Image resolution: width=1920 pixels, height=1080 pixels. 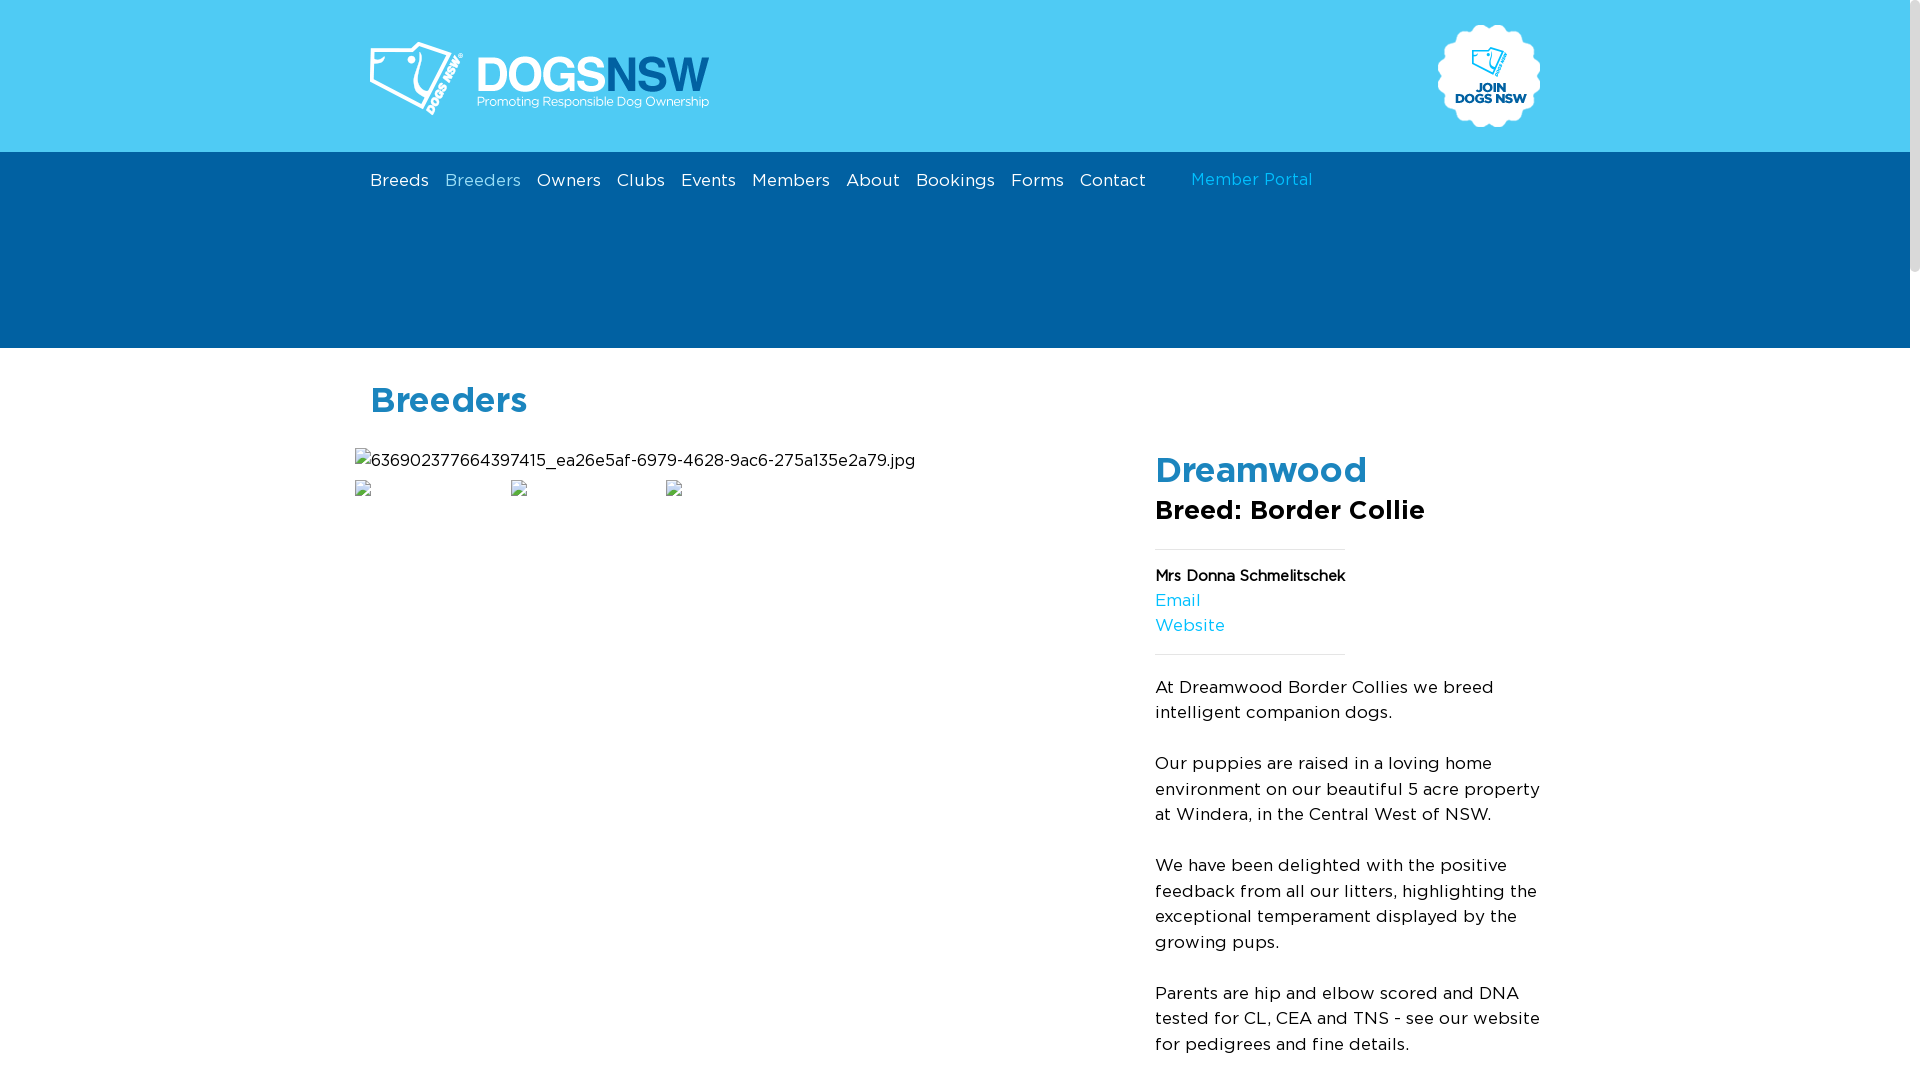 What do you see at coordinates (1044, 181) in the screenshot?
I see `'Forms'` at bounding box center [1044, 181].